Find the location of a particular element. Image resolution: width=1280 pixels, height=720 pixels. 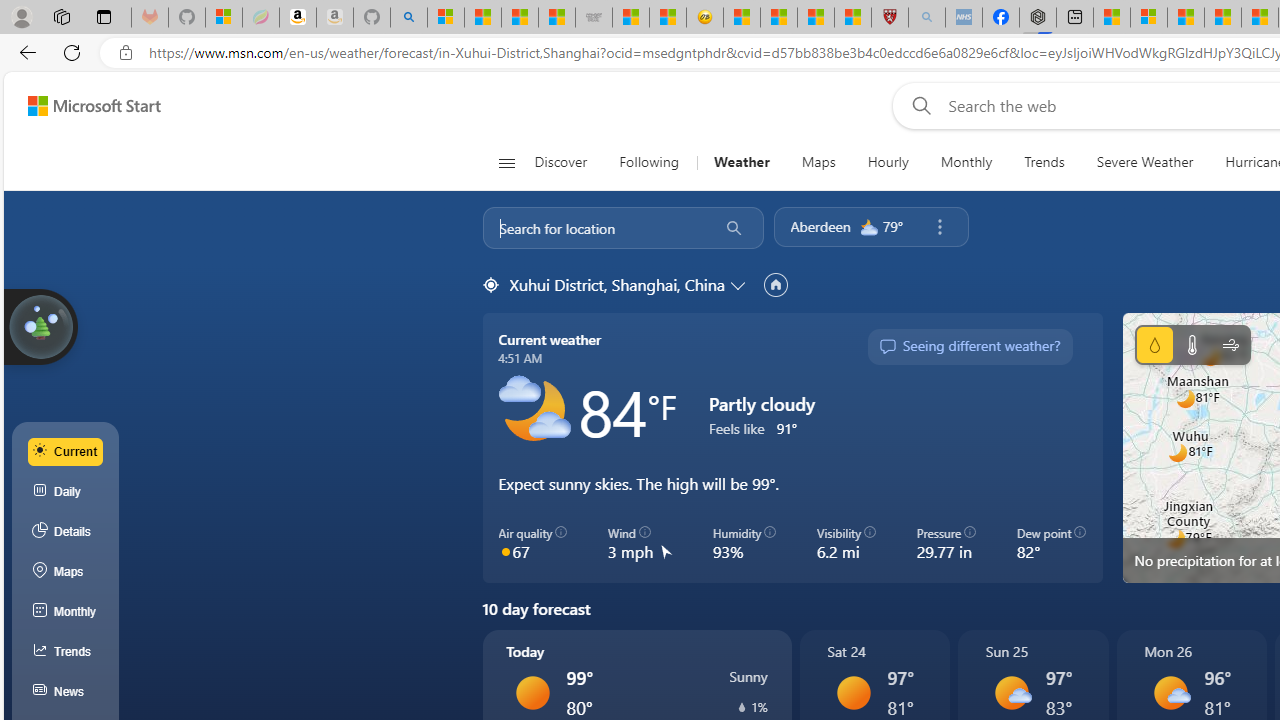

'Microsoft account | Privacy' is located at coordinates (1149, 17).